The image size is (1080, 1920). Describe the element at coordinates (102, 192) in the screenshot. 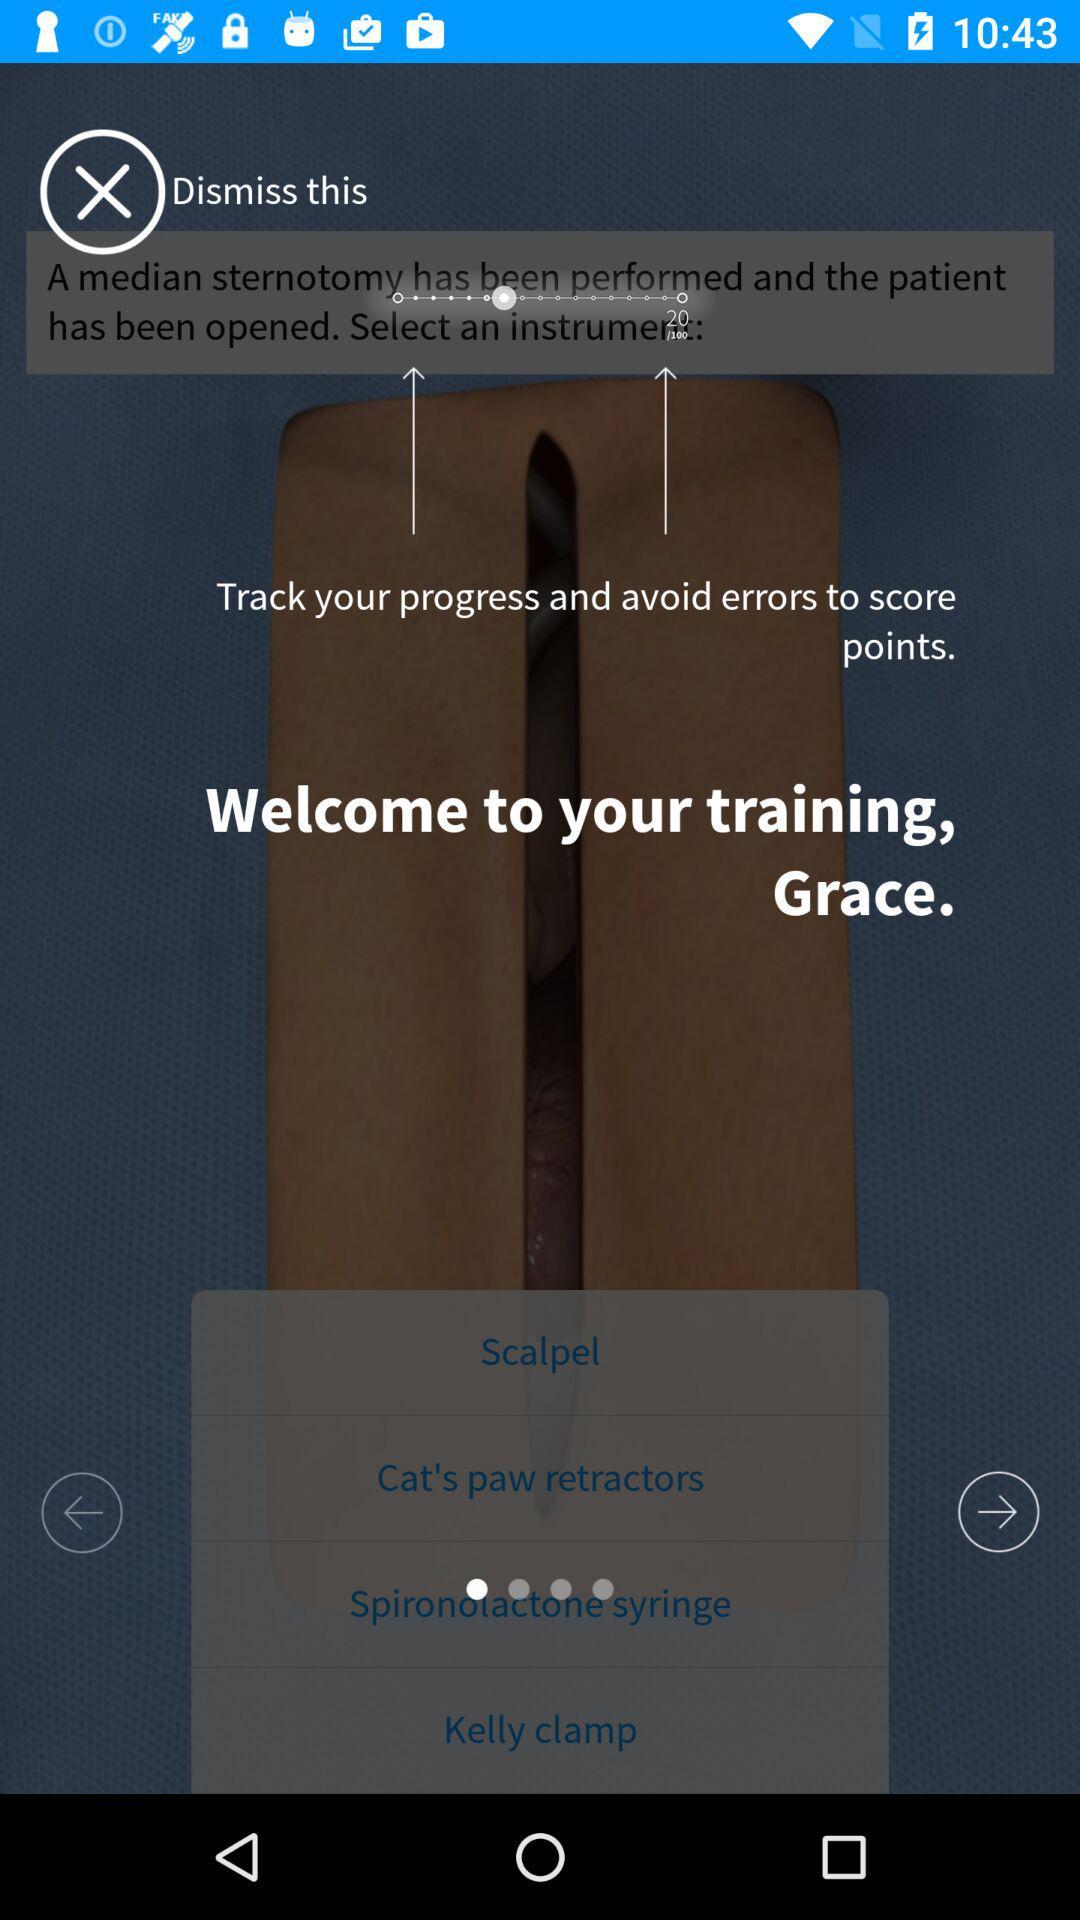

I see `the close icon` at that location.